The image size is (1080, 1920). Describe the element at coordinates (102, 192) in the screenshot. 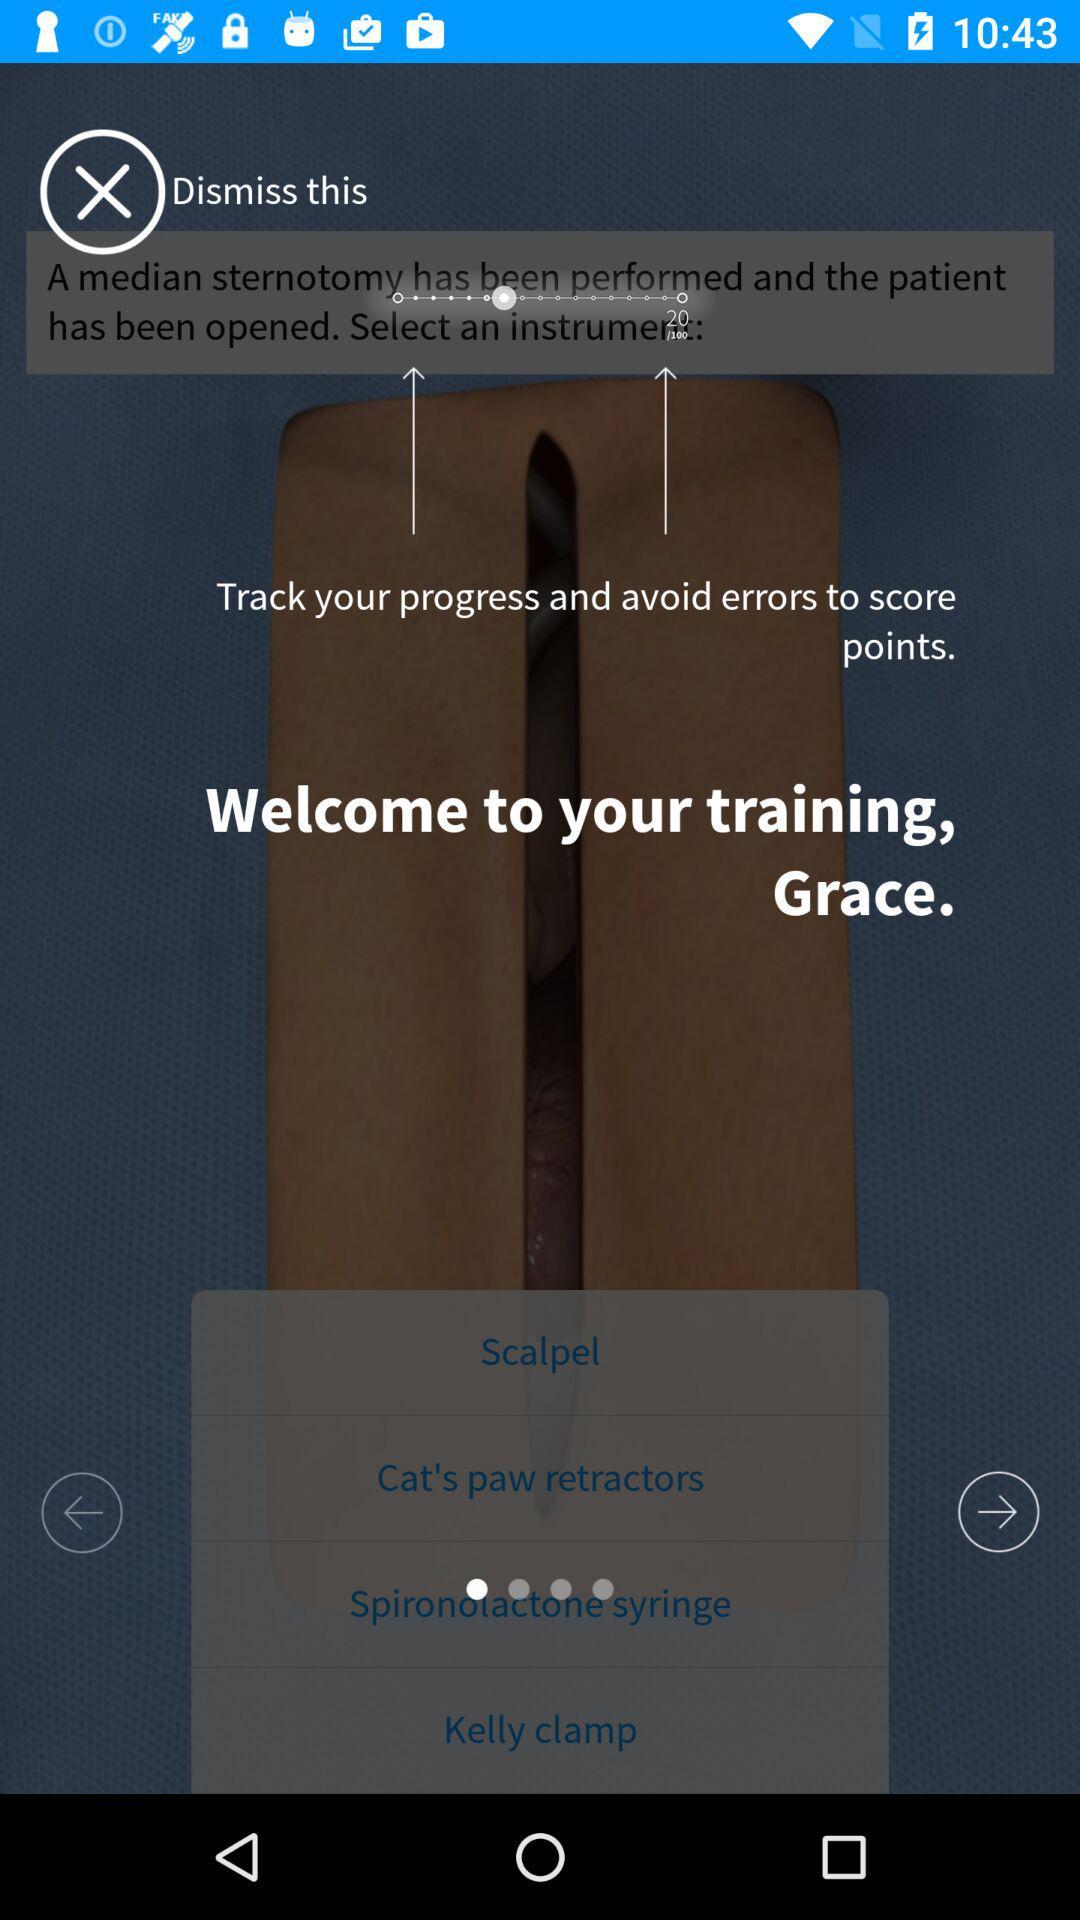

I see `the close icon` at that location.